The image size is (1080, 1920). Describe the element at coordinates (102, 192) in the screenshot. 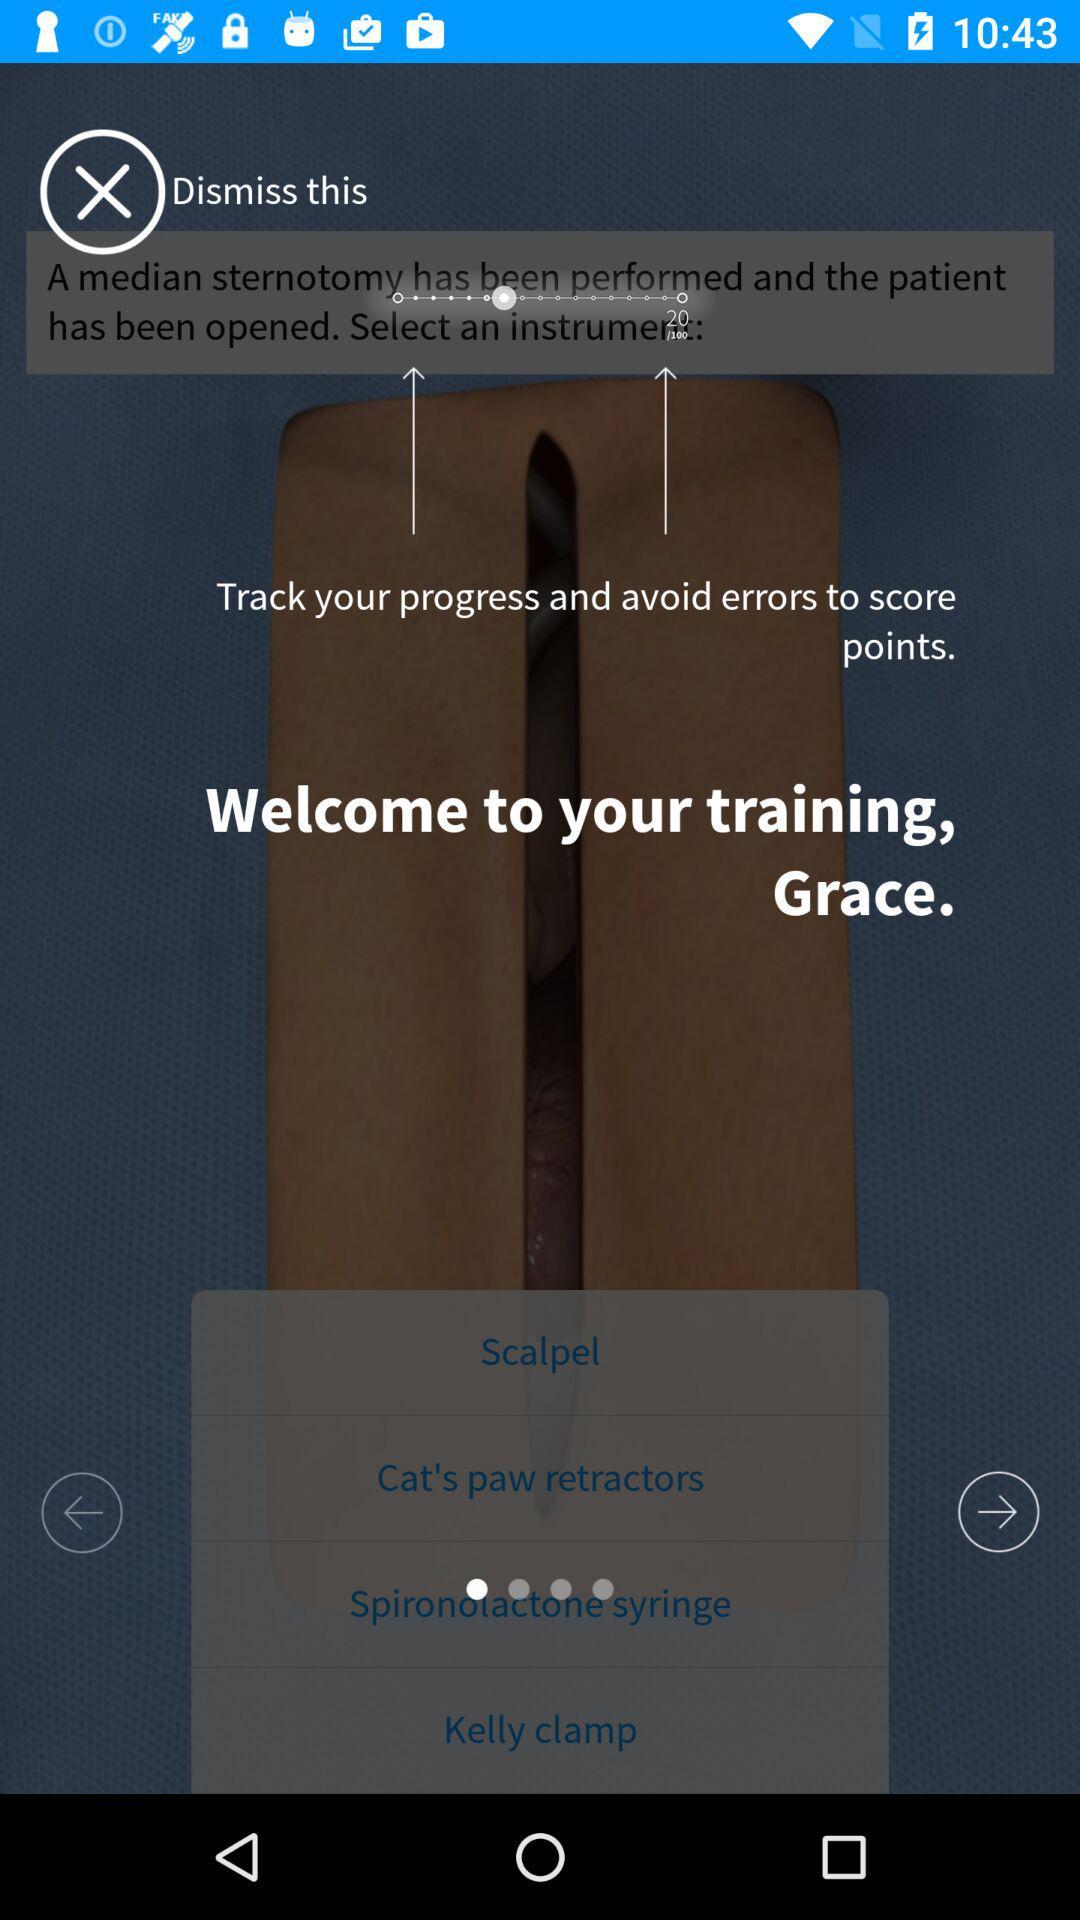

I see `the close icon` at that location.